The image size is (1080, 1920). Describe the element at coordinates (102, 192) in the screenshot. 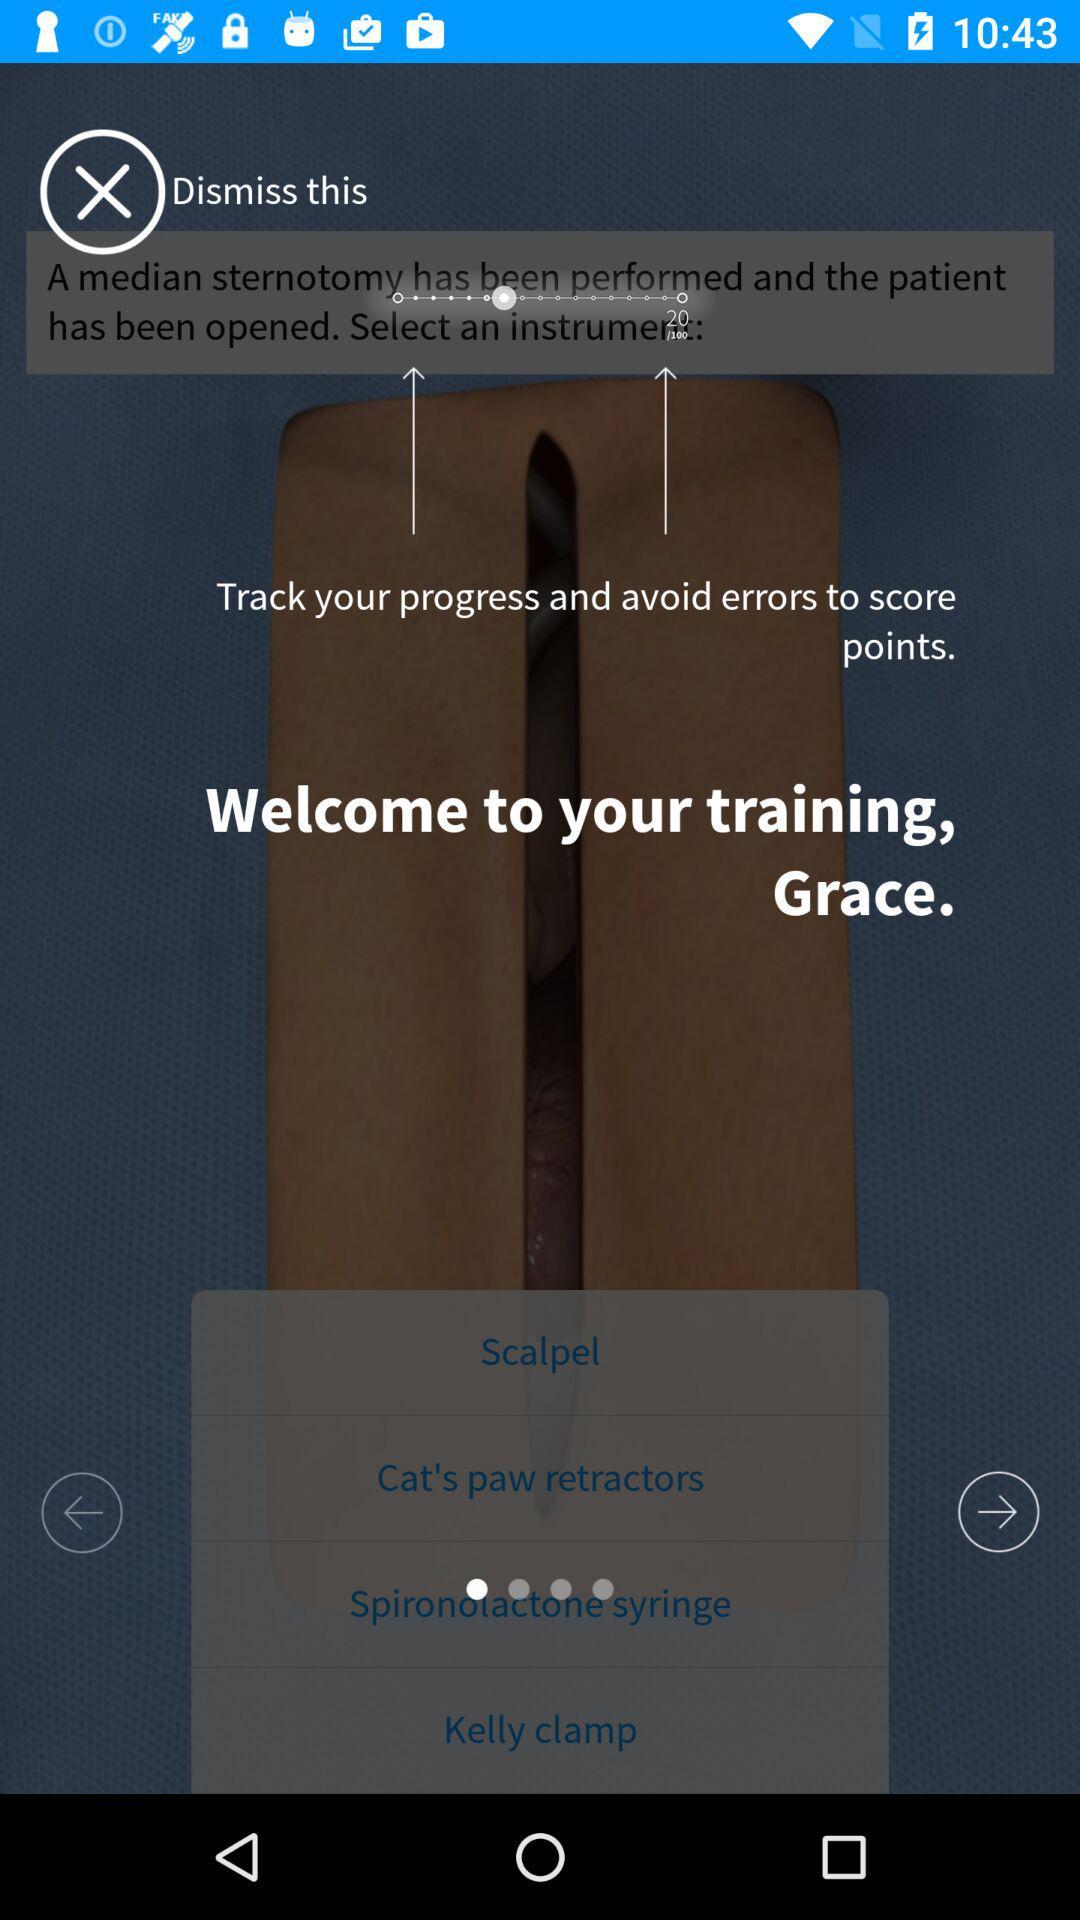

I see `the close icon` at that location.